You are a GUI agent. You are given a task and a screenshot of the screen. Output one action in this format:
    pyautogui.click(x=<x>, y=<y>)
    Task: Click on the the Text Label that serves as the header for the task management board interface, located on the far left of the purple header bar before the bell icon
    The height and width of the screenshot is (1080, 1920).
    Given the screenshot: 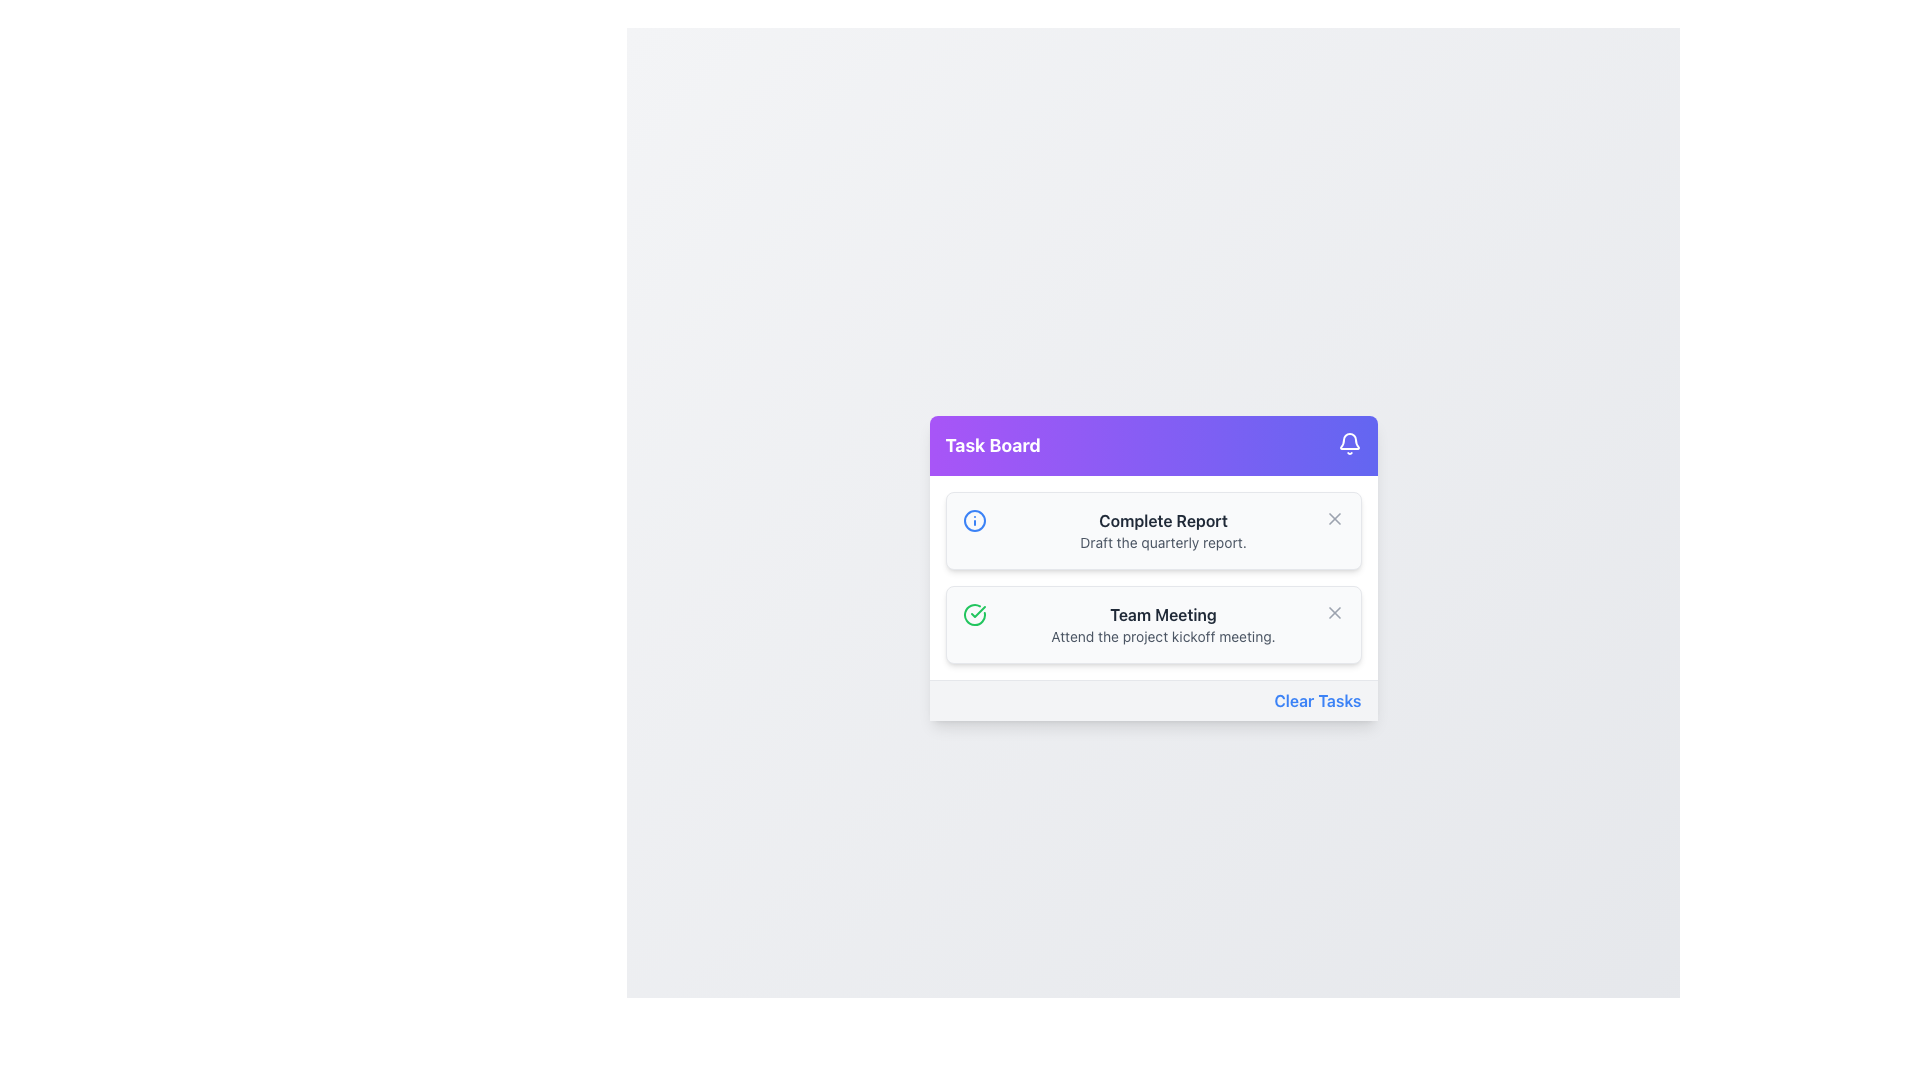 What is the action you would take?
    pyautogui.click(x=993, y=444)
    